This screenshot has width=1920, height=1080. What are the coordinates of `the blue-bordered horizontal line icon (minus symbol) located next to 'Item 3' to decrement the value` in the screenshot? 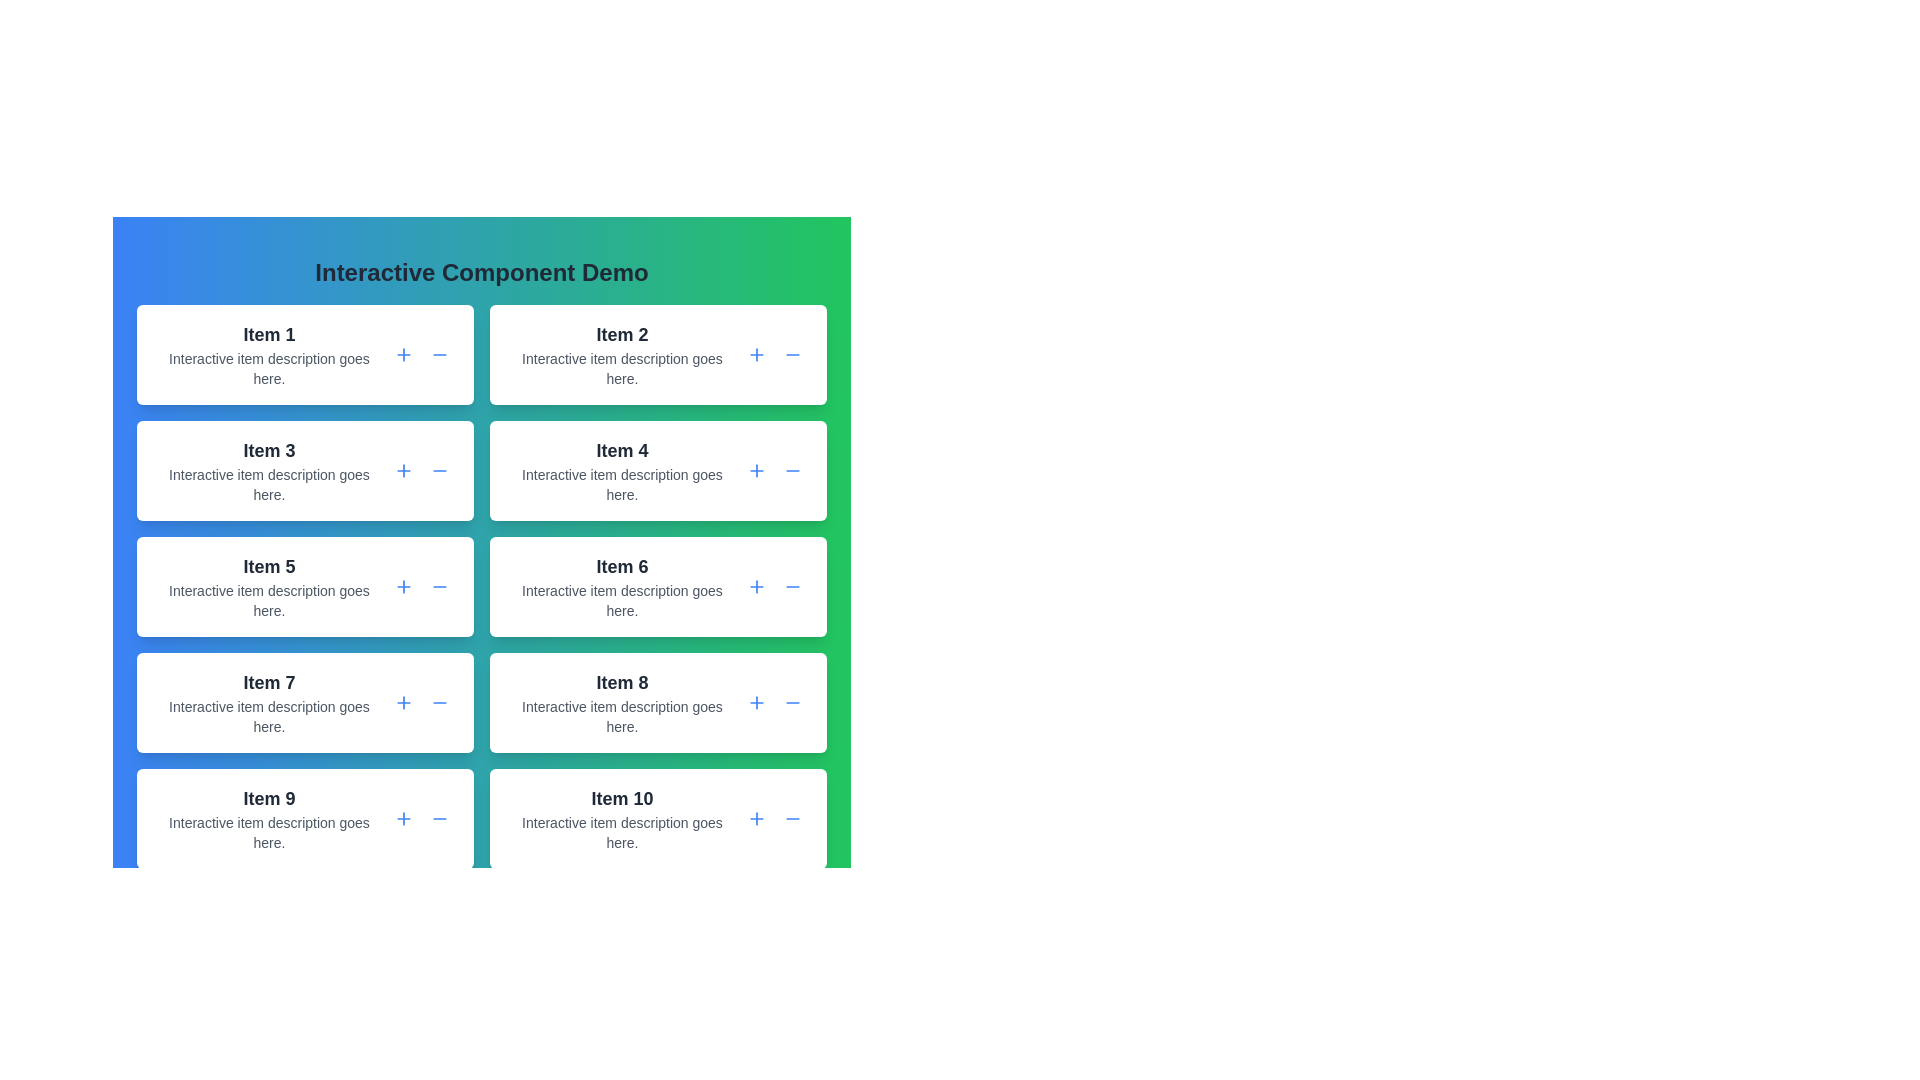 It's located at (439, 470).